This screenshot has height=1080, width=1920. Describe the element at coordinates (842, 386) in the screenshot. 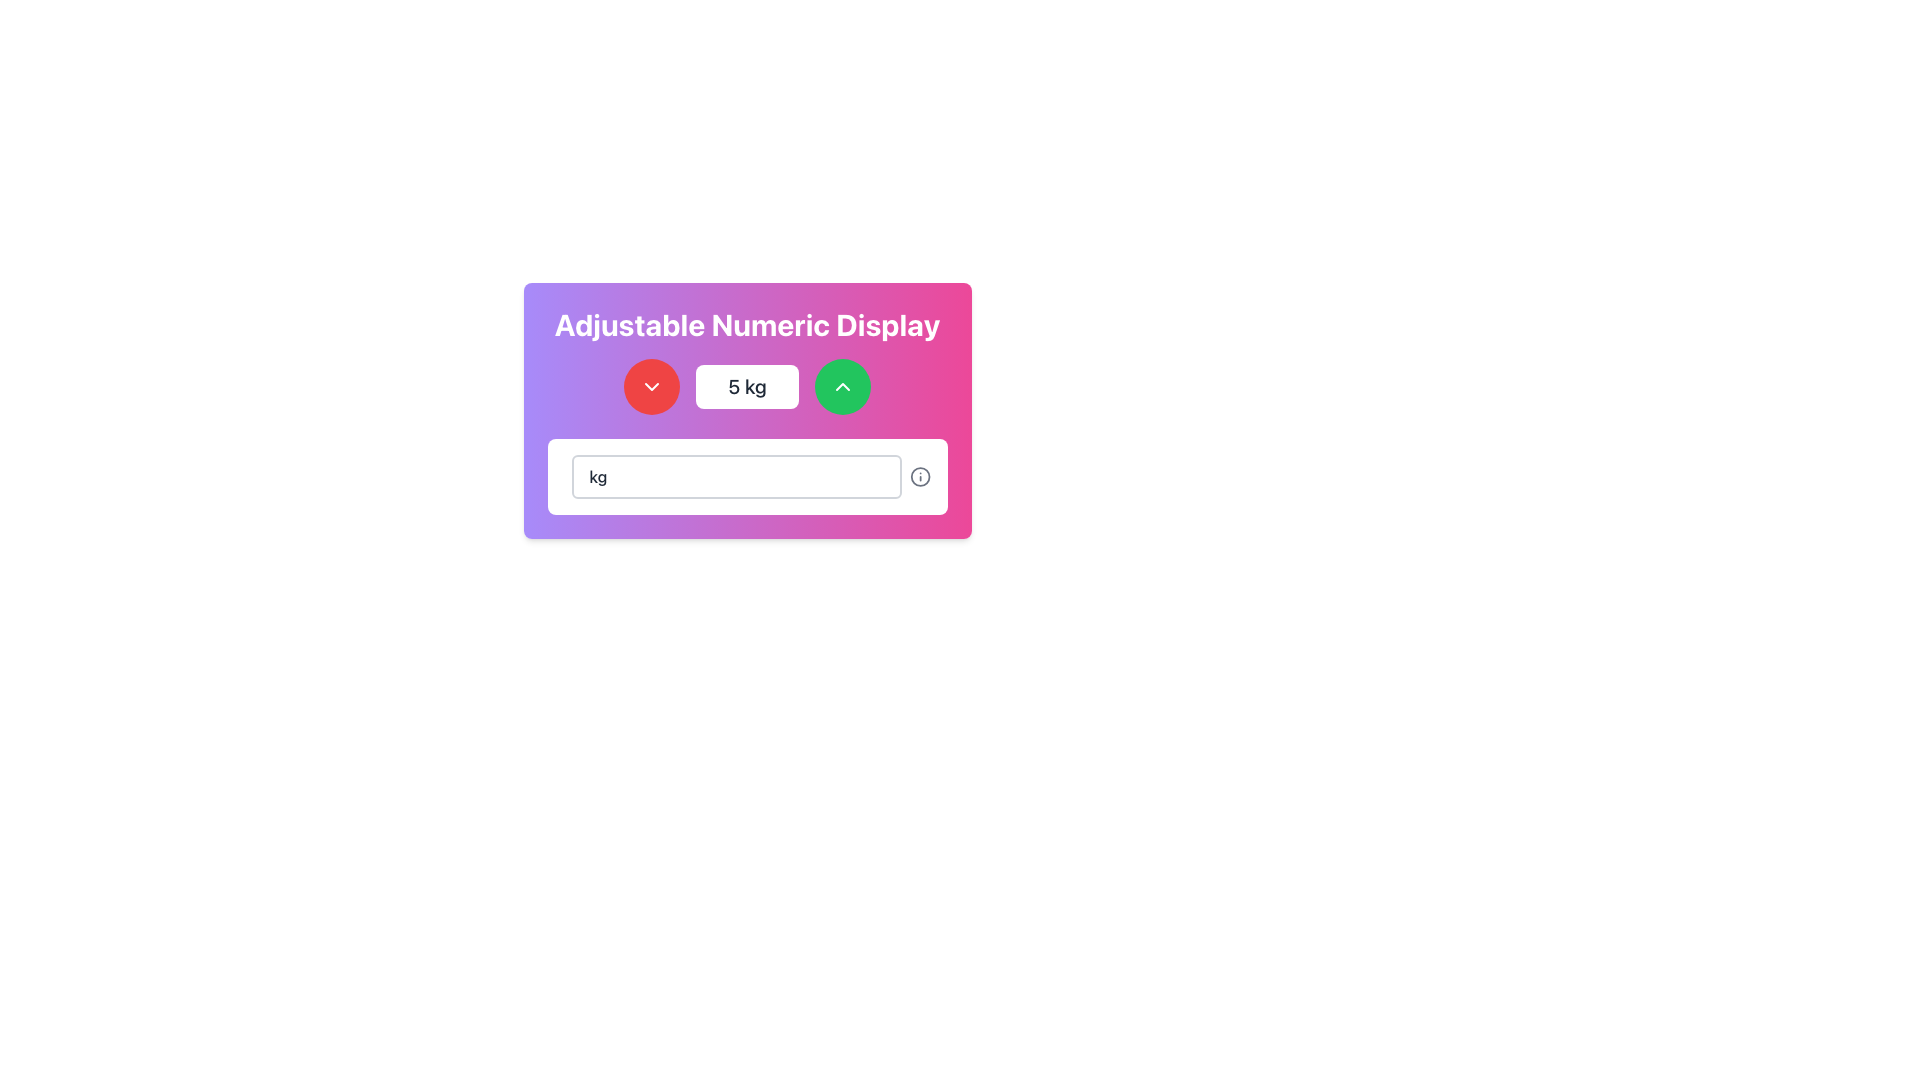

I see `the green button located to the right of the white rounded rectangle displaying '5 kg'` at that location.